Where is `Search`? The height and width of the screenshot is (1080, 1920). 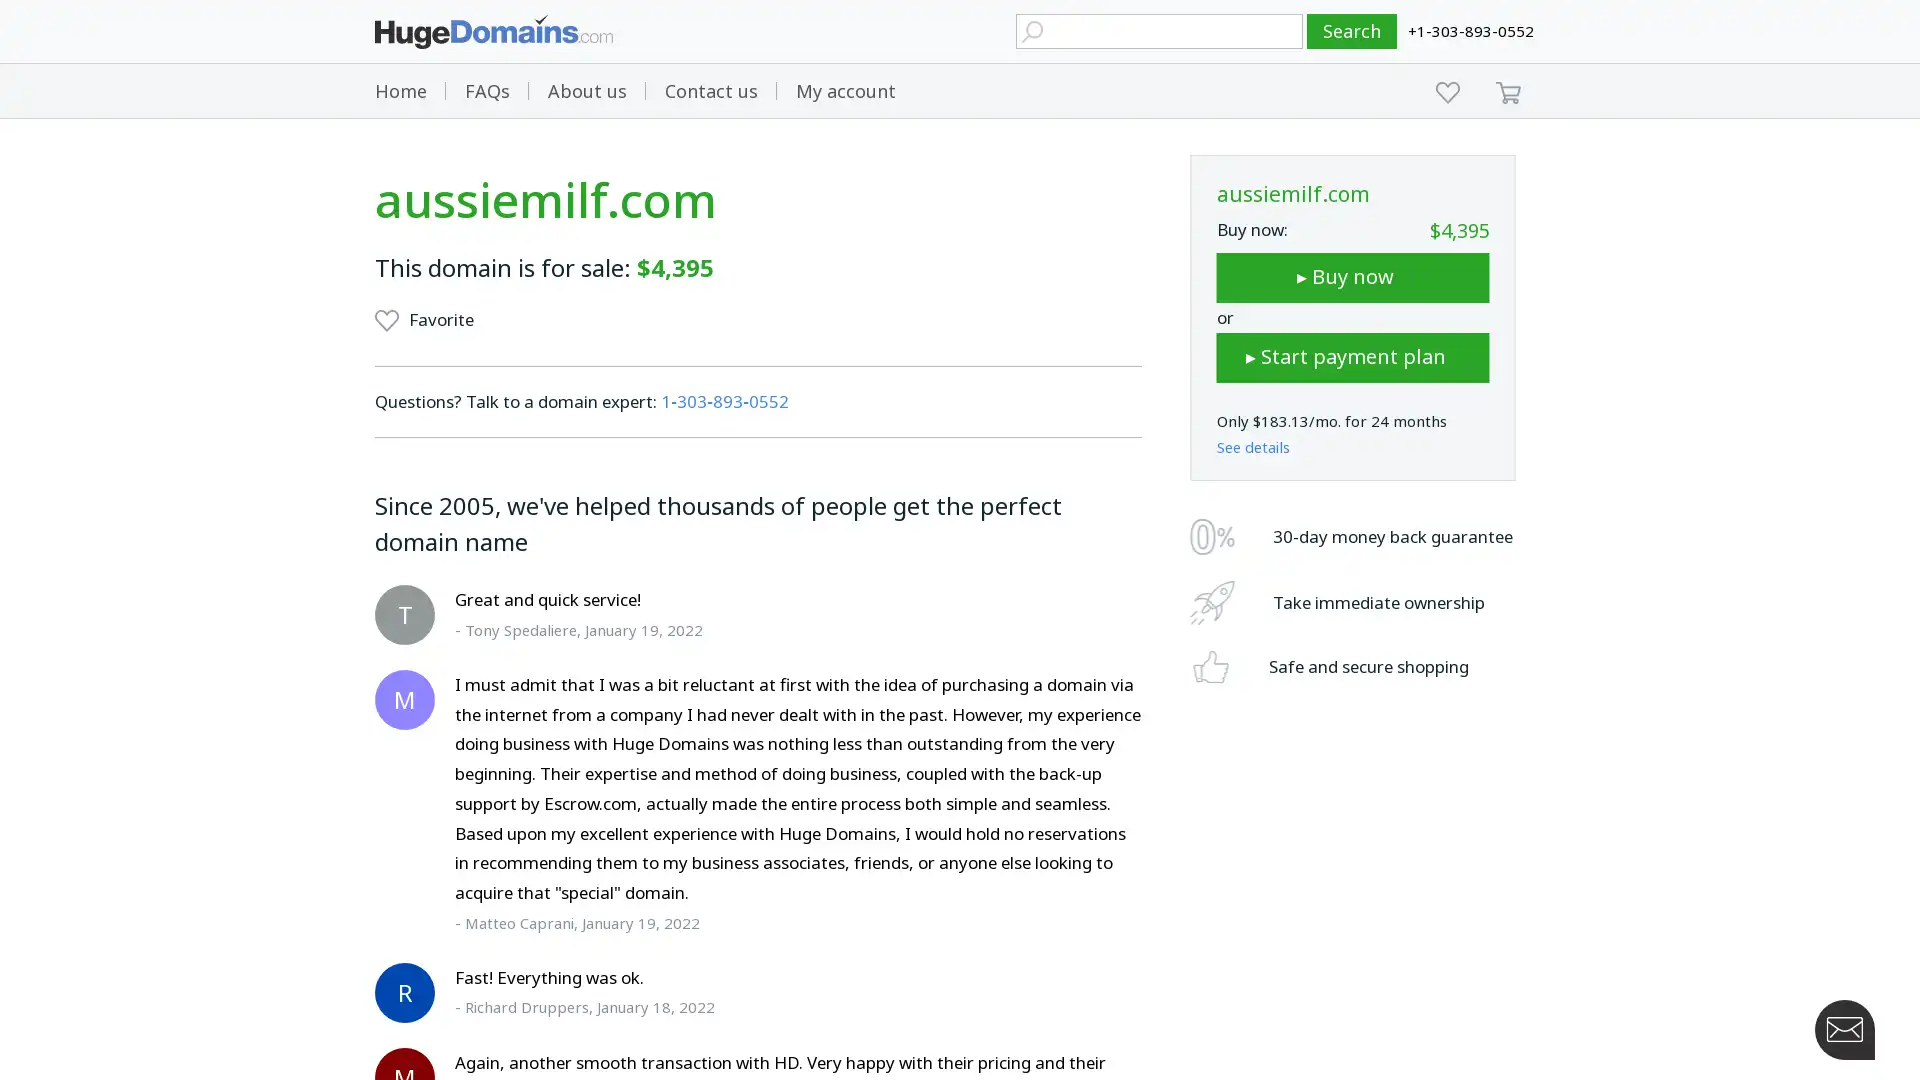 Search is located at coordinates (1352, 31).